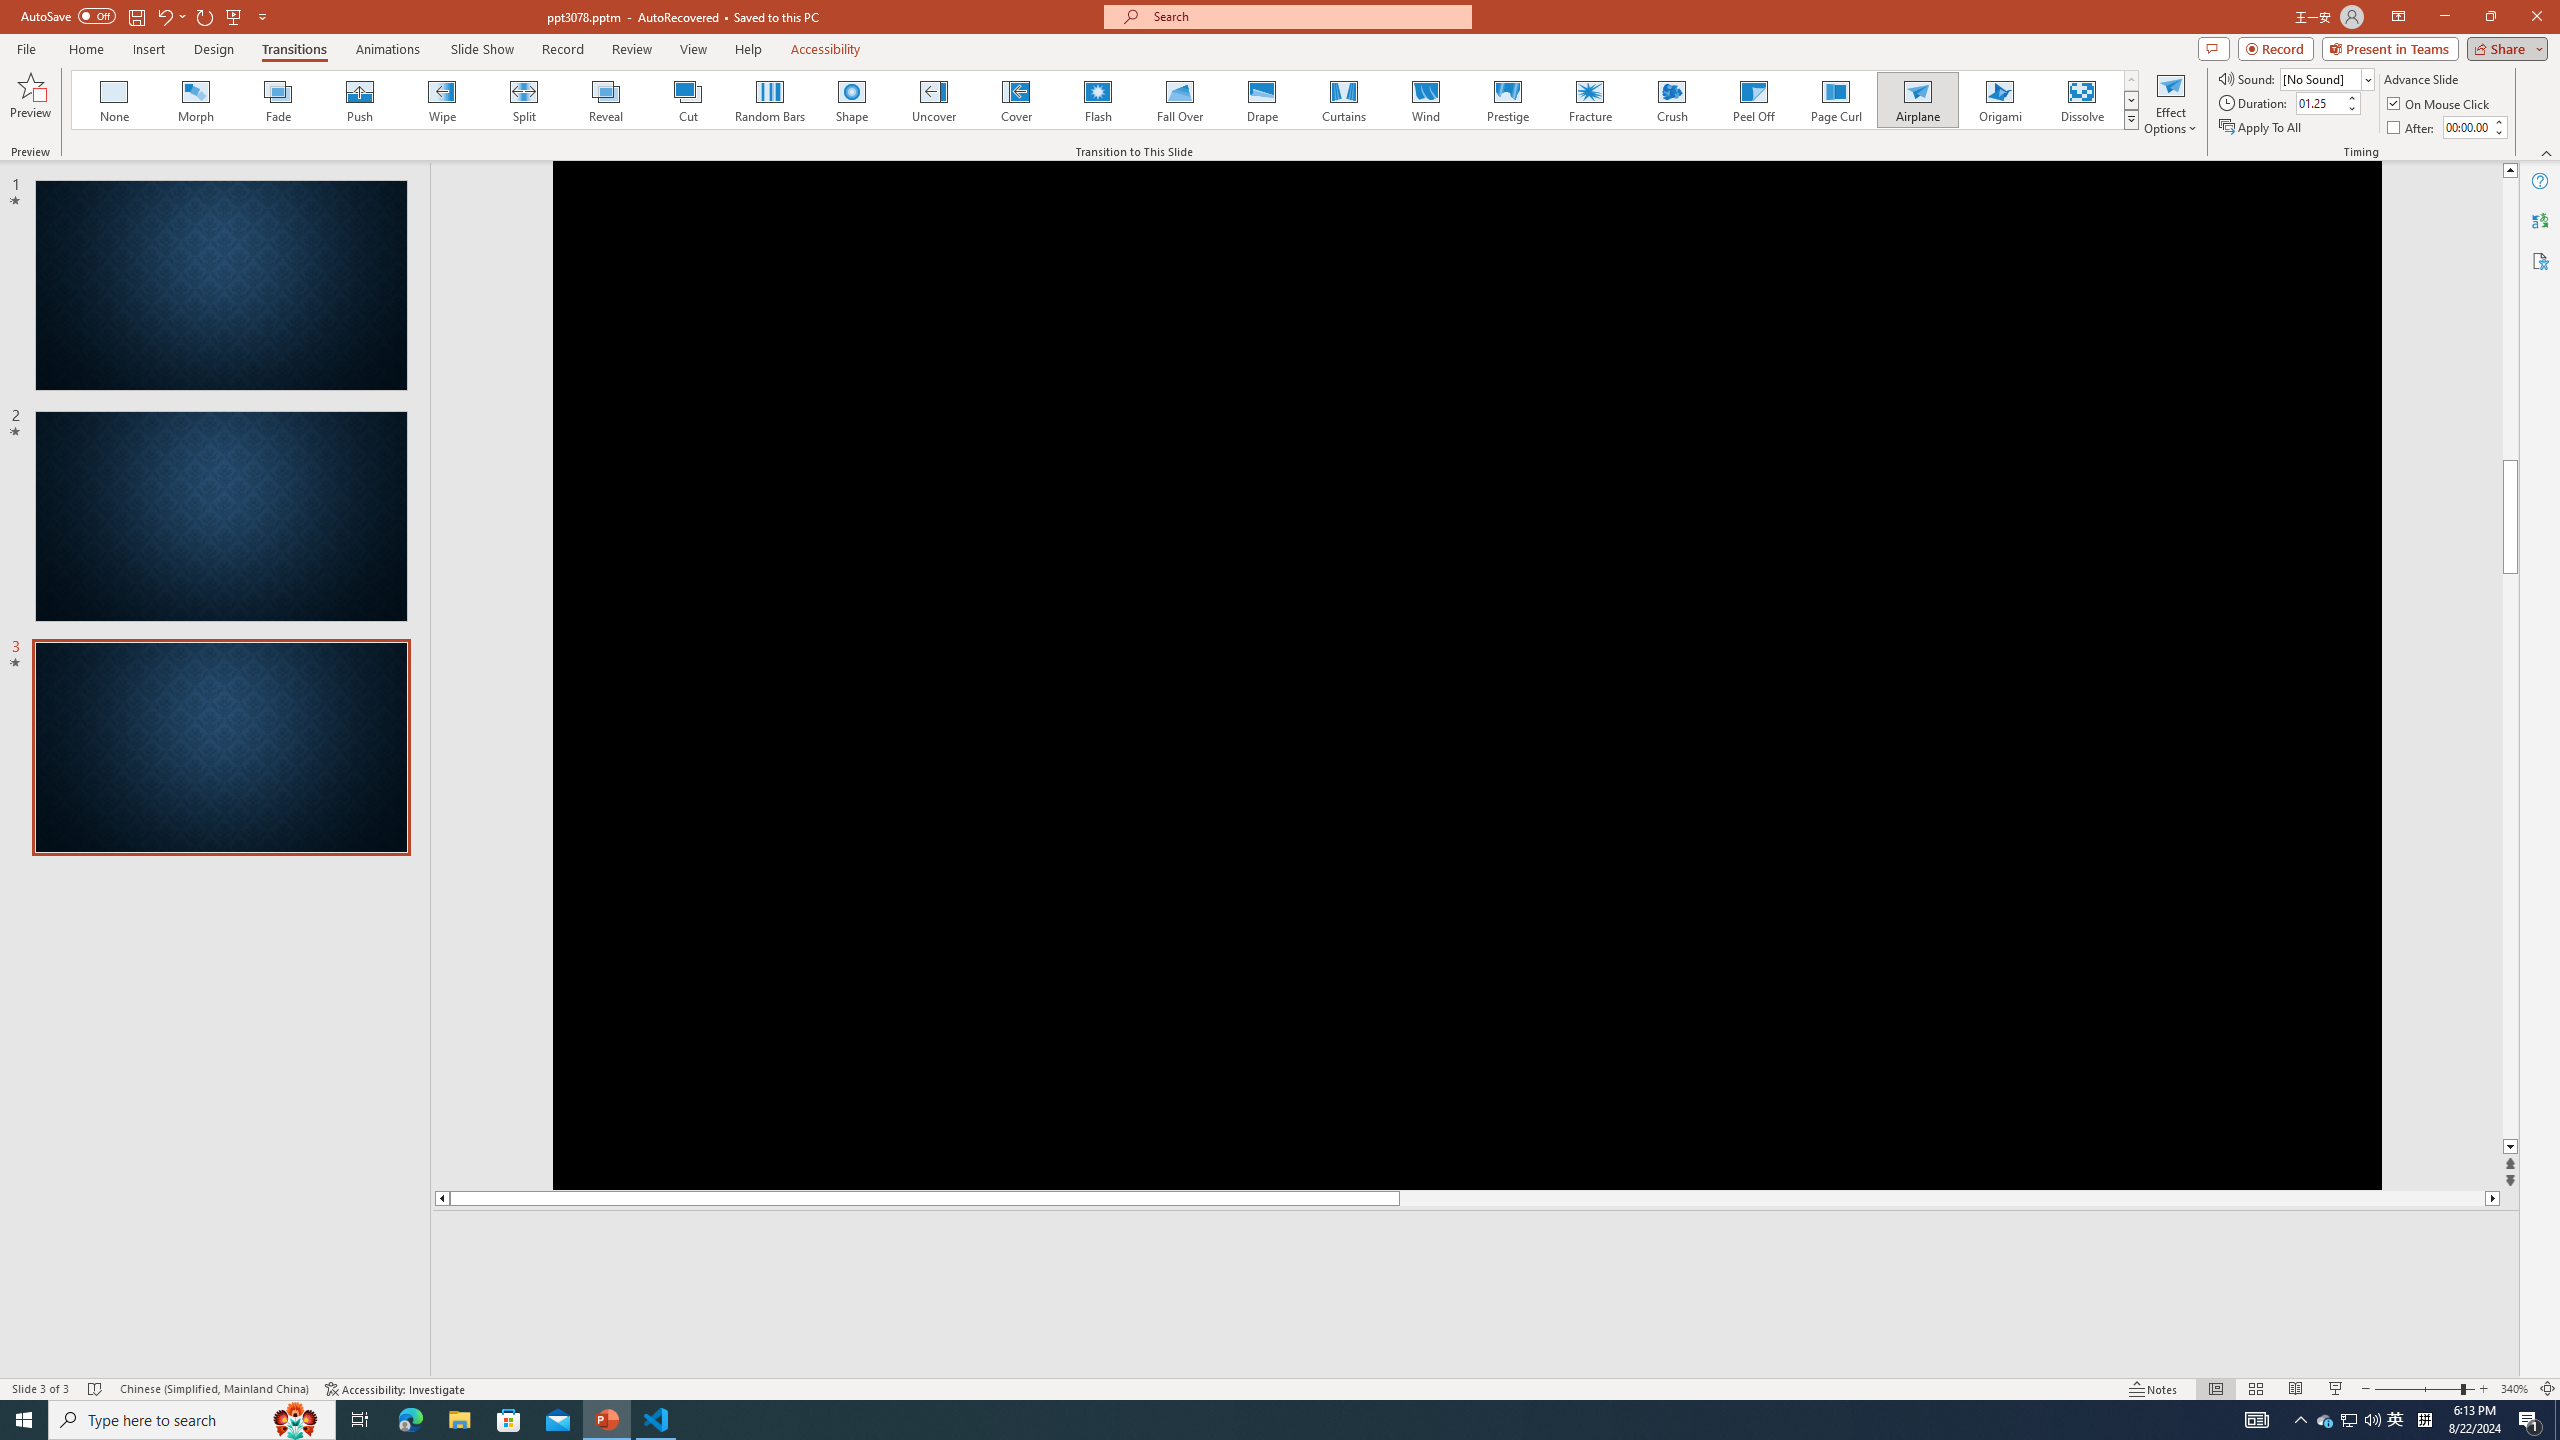  Describe the element at coordinates (2438, 103) in the screenshot. I see `'On Mouse Click'` at that location.